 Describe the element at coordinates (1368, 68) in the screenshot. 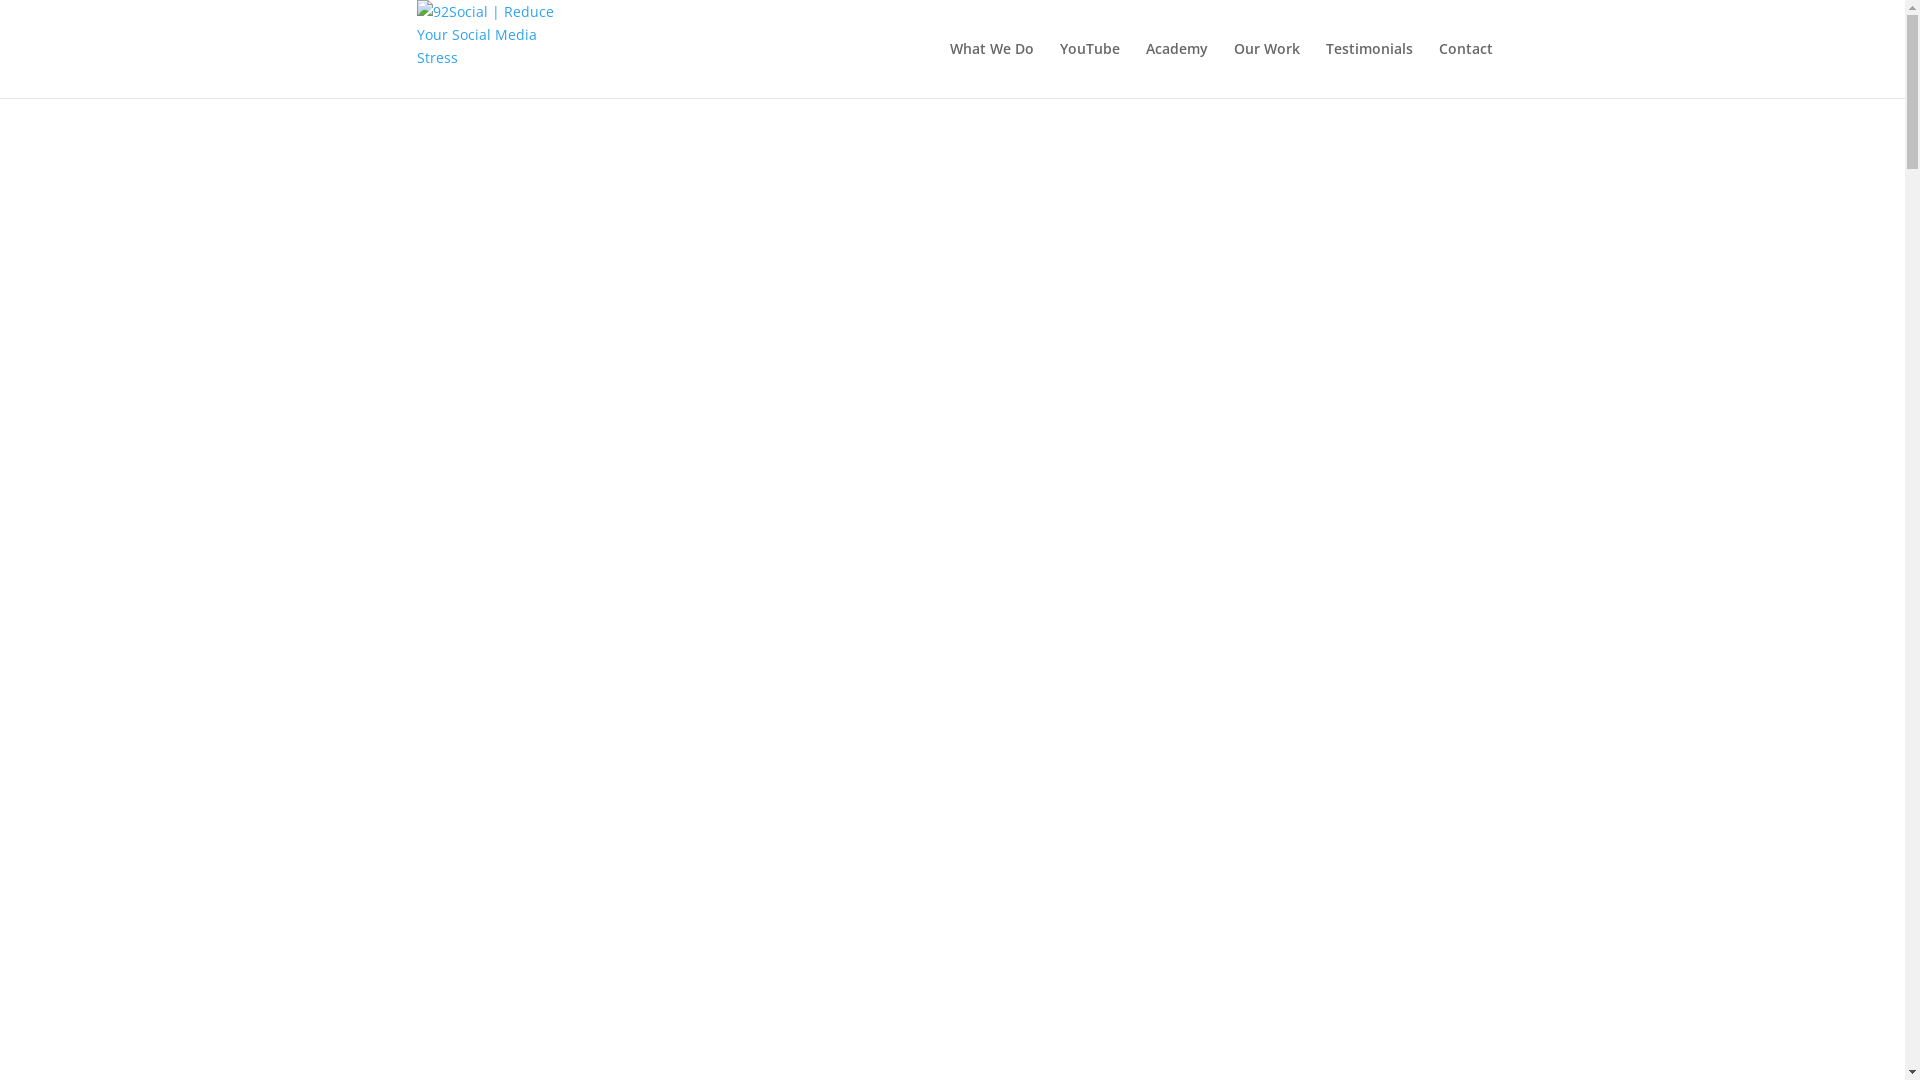

I see `'Testimonials'` at that location.